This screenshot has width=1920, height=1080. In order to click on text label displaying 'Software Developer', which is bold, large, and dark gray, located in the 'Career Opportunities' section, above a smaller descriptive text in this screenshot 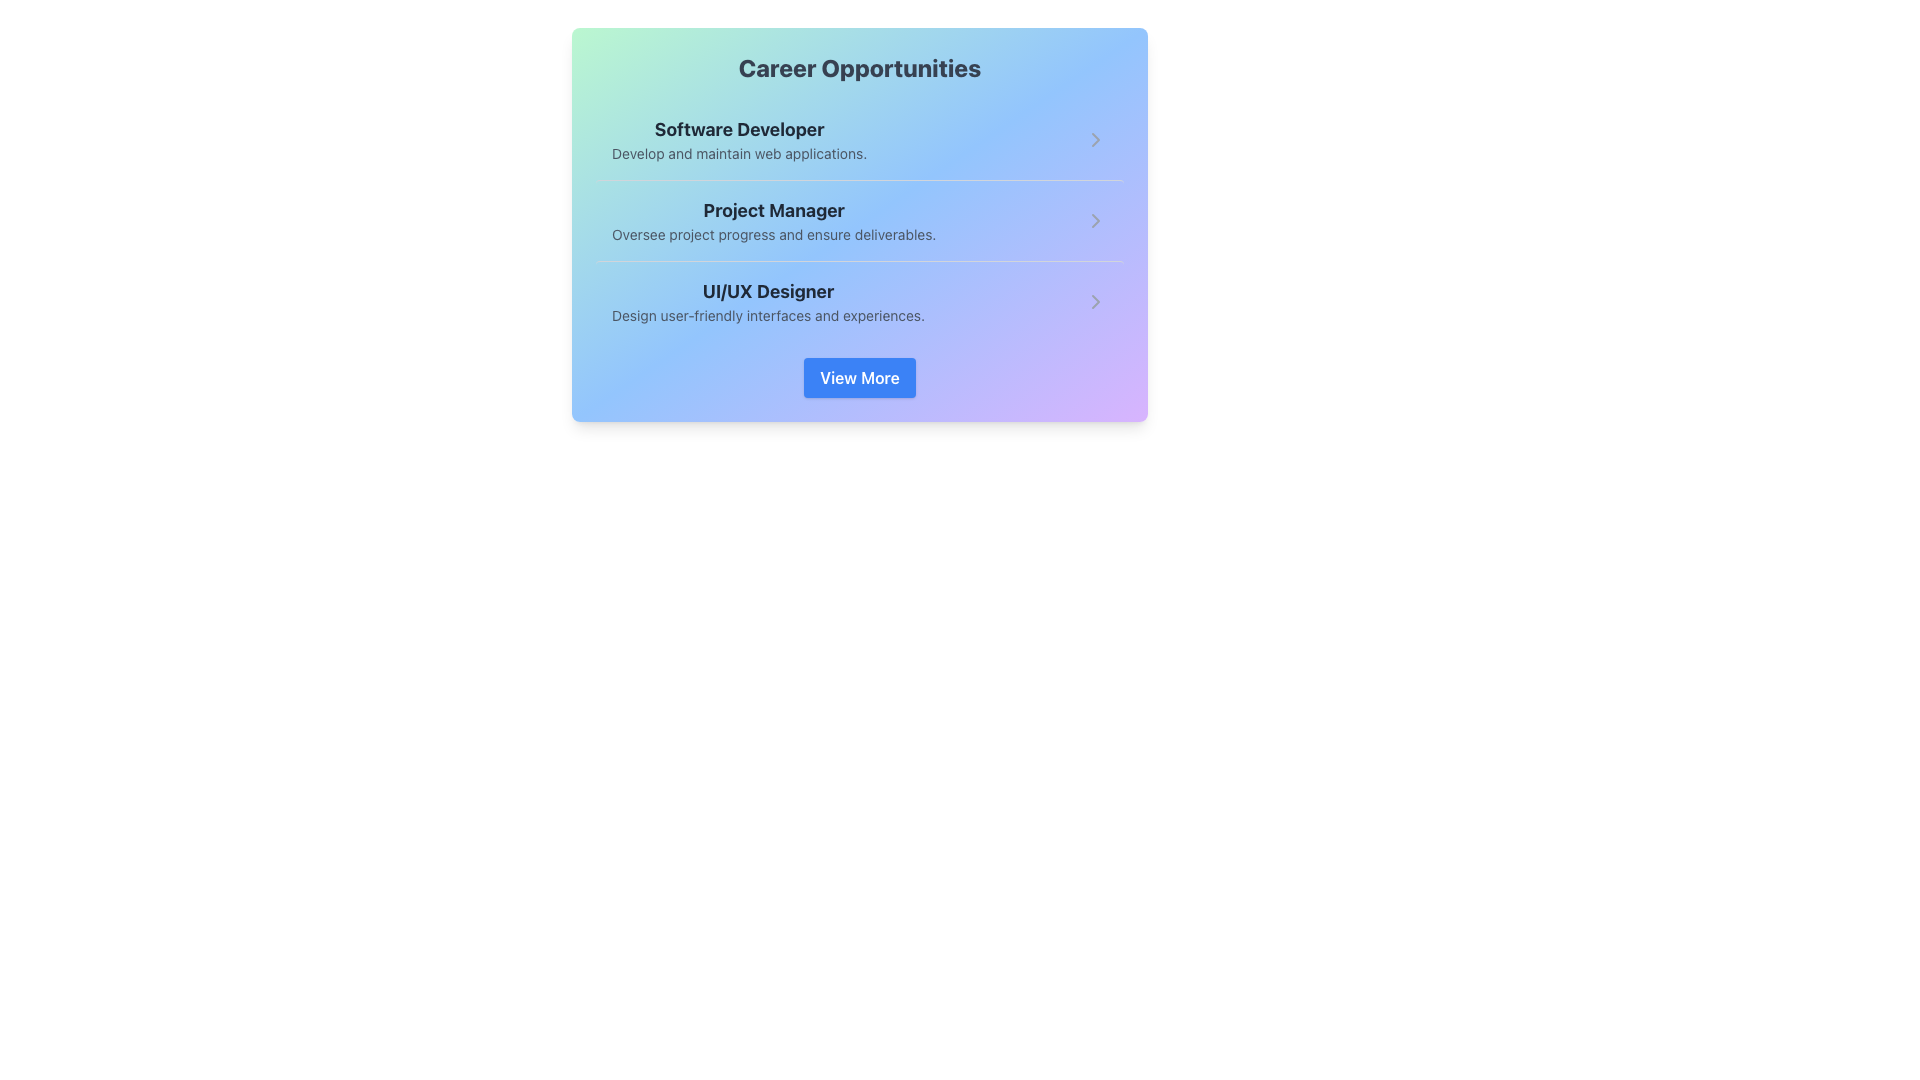, I will do `click(738, 130)`.